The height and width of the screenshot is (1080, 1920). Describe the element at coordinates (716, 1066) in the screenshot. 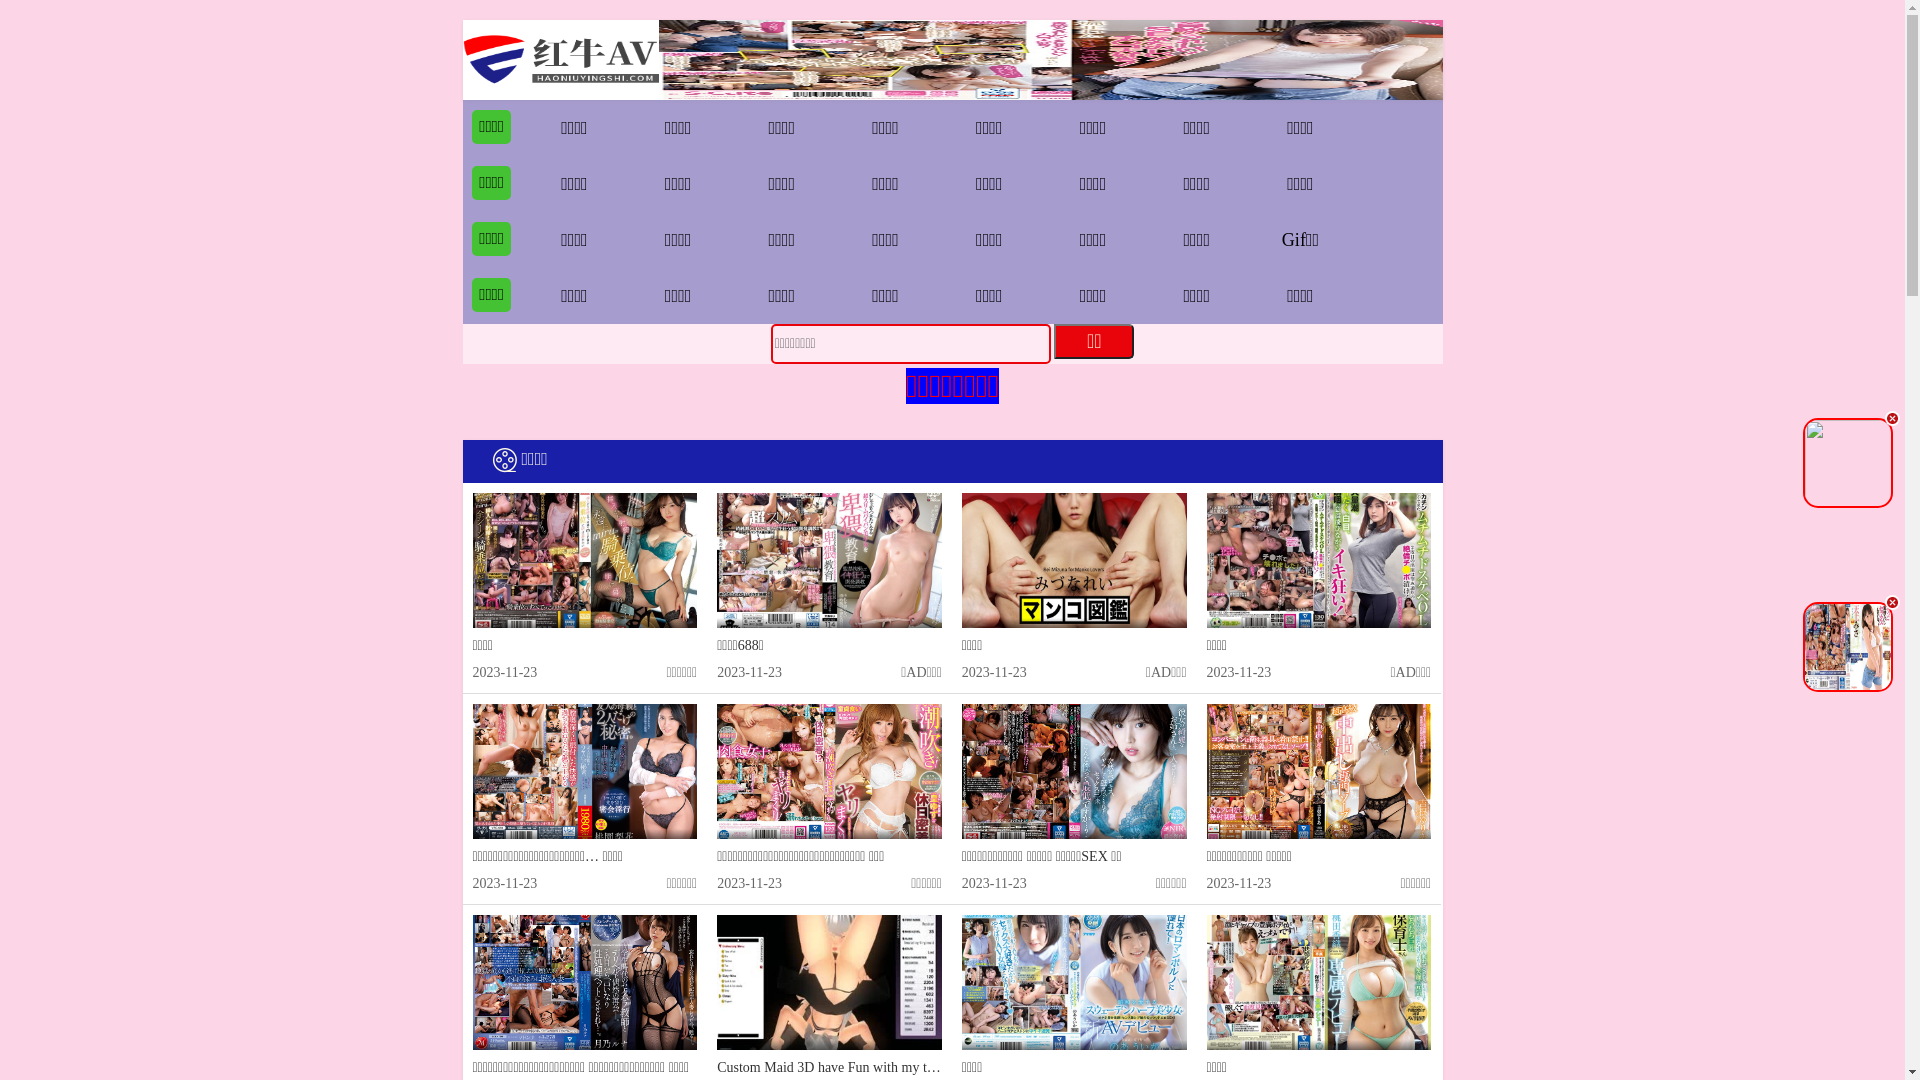

I see `'Custom Maid 3D have Fun with my two Awesome Maid'` at that location.